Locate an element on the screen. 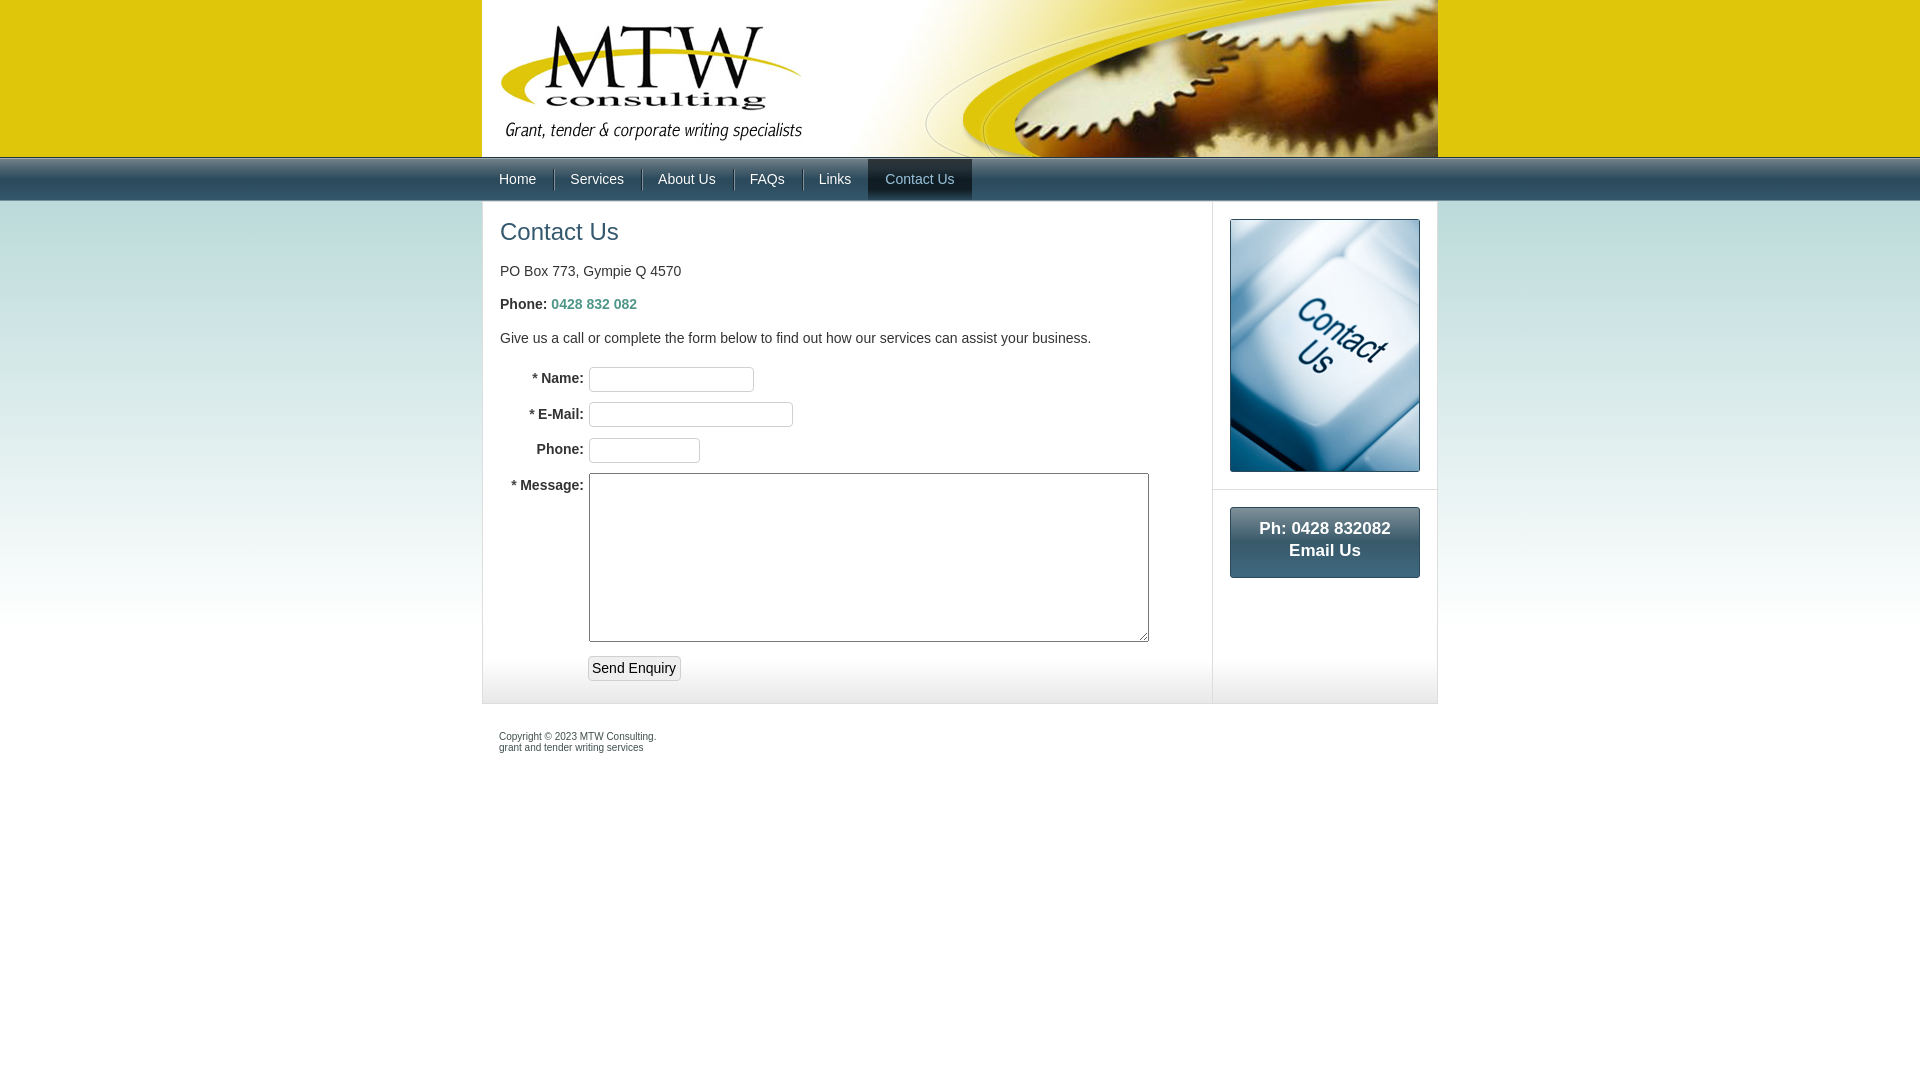 The height and width of the screenshot is (1080, 1920). 'FAQs' is located at coordinates (766, 178).